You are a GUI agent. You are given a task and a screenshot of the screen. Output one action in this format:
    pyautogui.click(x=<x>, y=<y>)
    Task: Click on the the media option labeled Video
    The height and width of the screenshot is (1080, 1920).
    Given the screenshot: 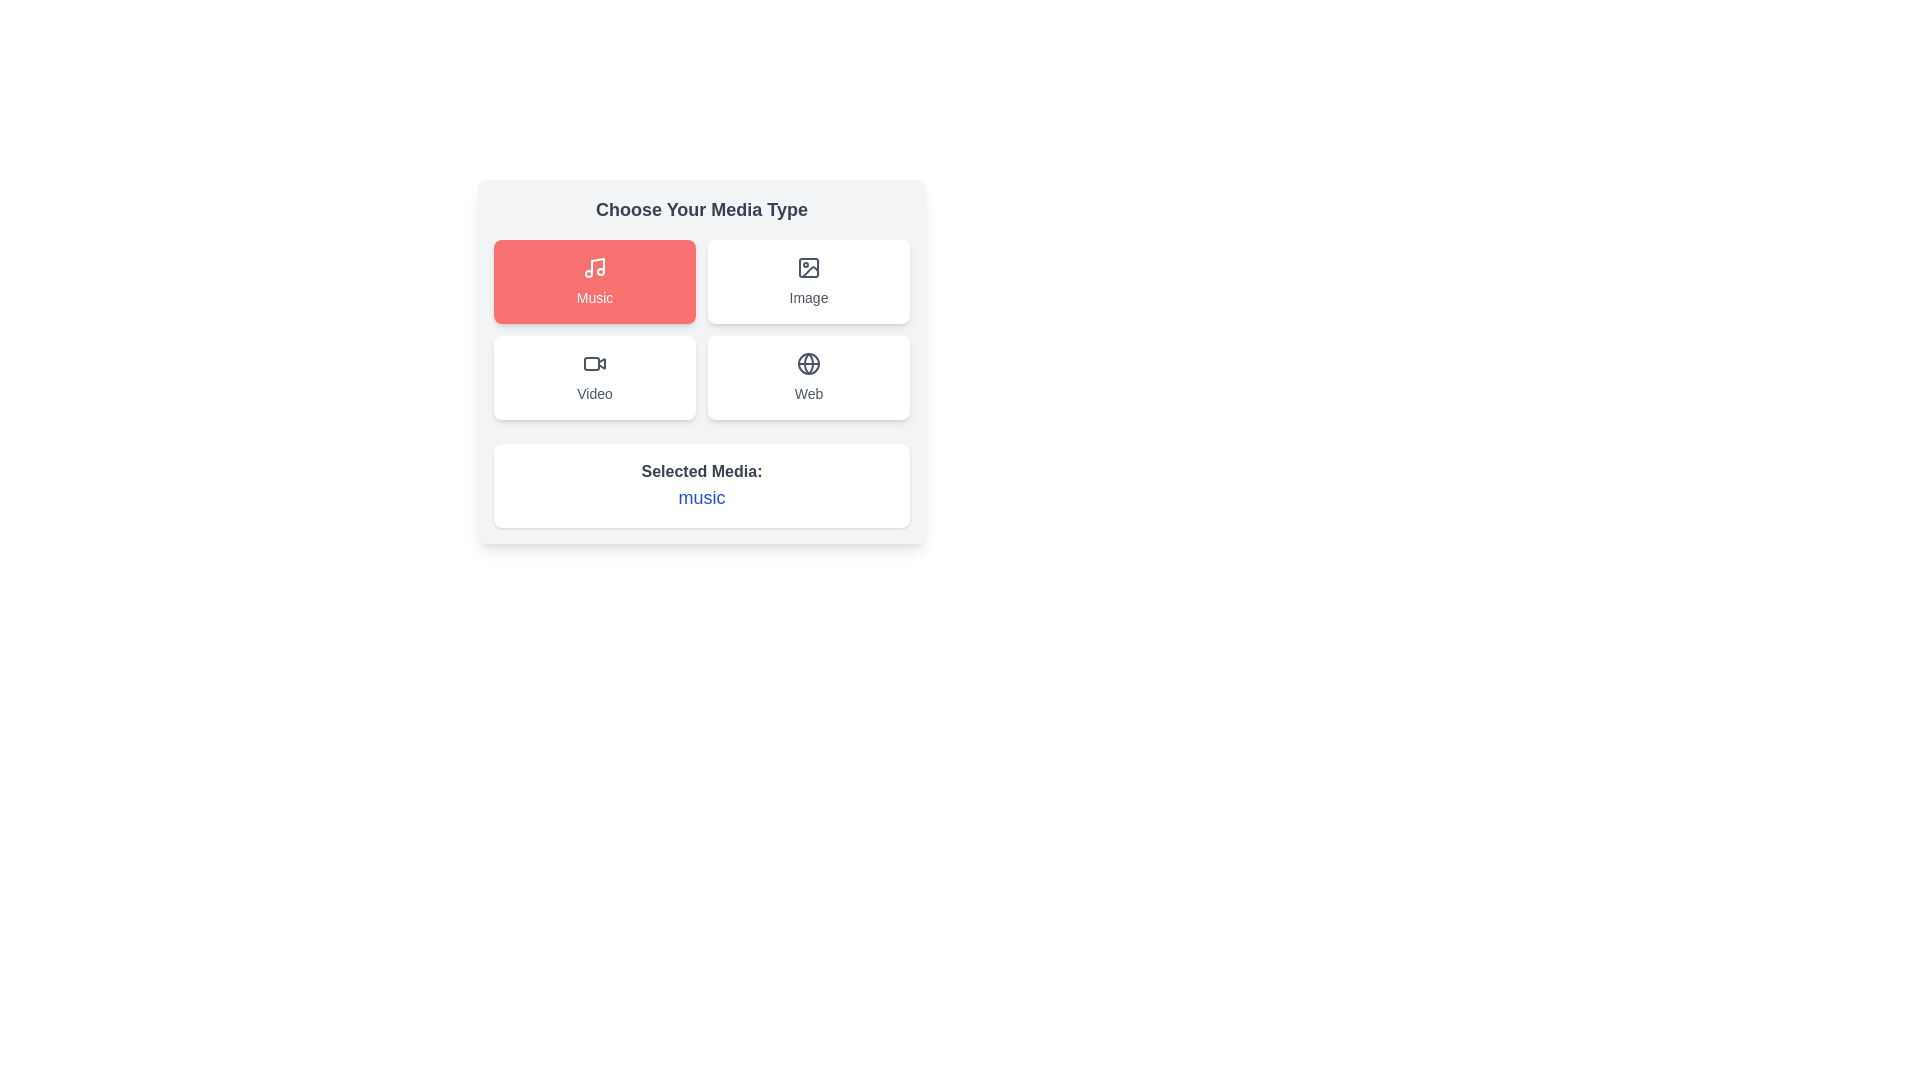 What is the action you would take?
    pyautogui.click(x=594, y=378)
    